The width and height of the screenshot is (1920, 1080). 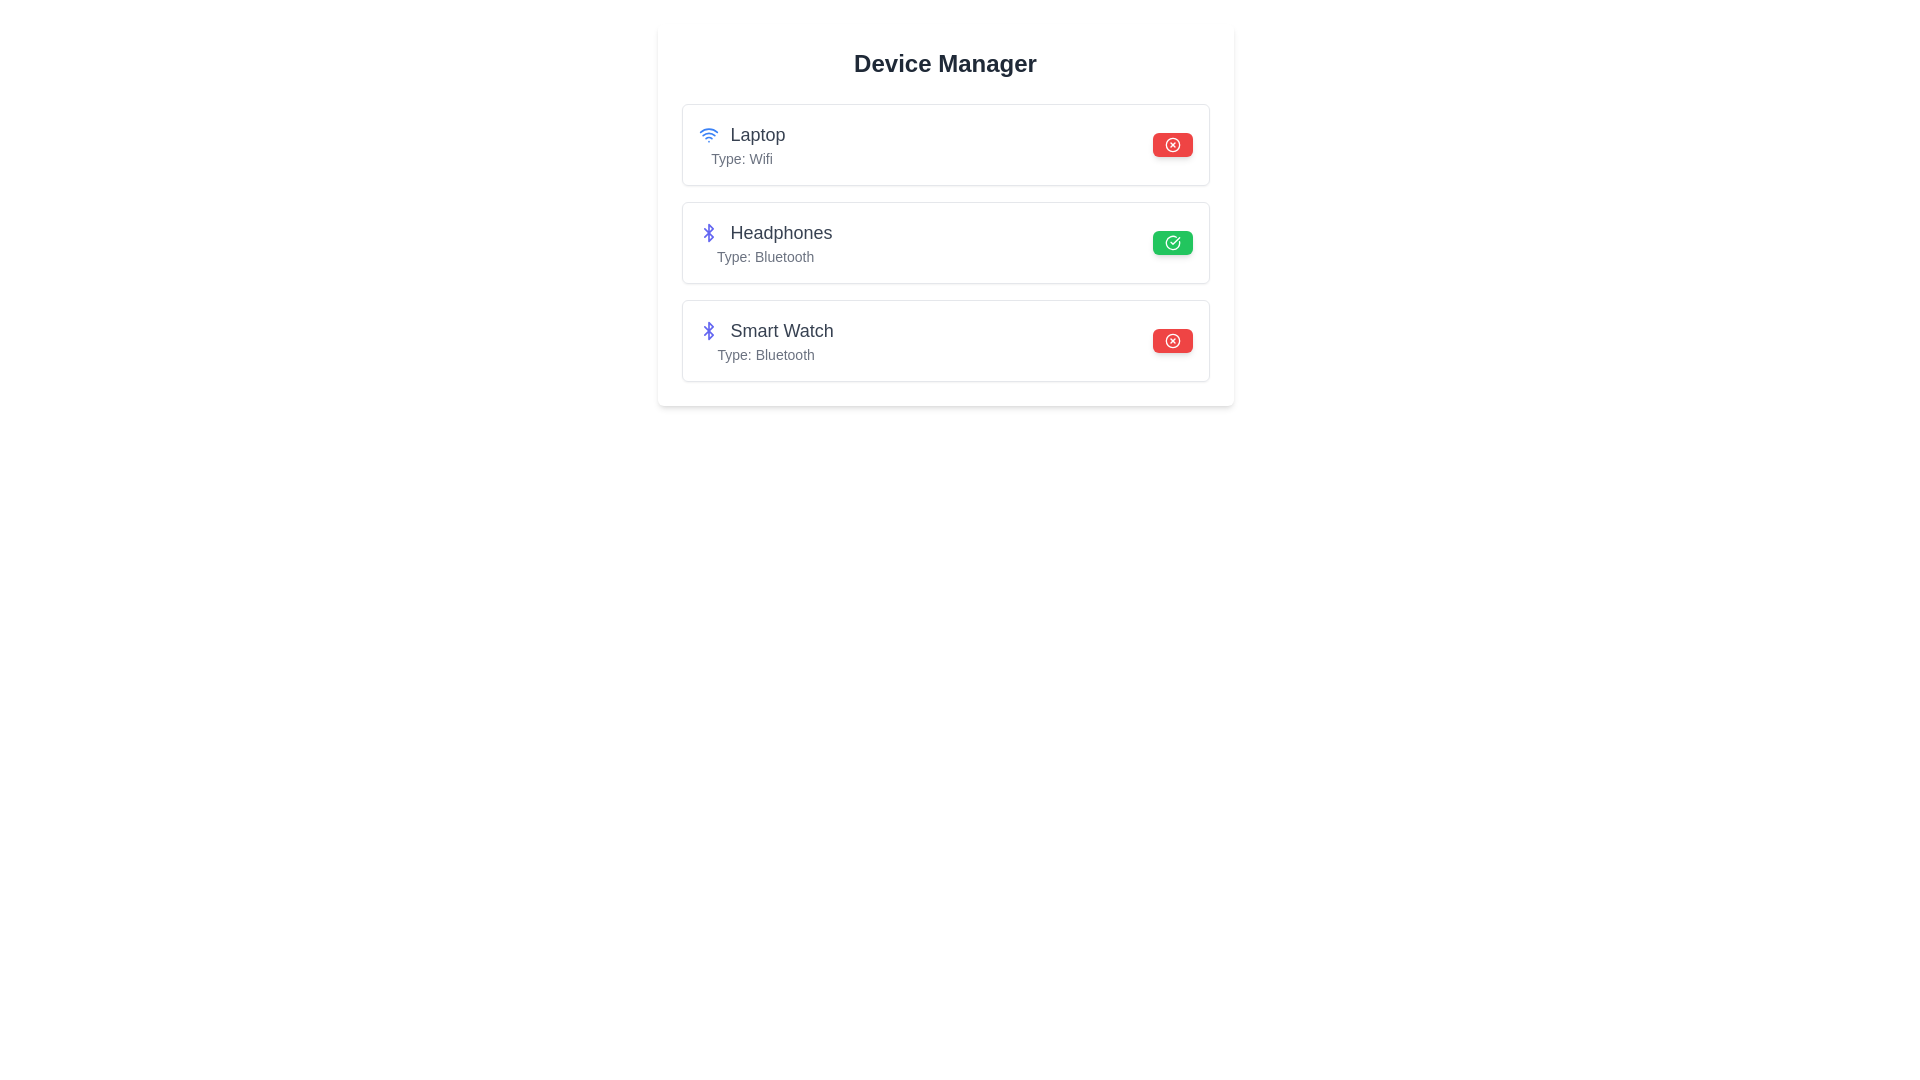 What do you see at coordinates (1172, 242) in the screenshot?
I see `the button with a green background and a check-circle icon located in the 'Headphones' card to interact` at bounding box center [1172, 242].